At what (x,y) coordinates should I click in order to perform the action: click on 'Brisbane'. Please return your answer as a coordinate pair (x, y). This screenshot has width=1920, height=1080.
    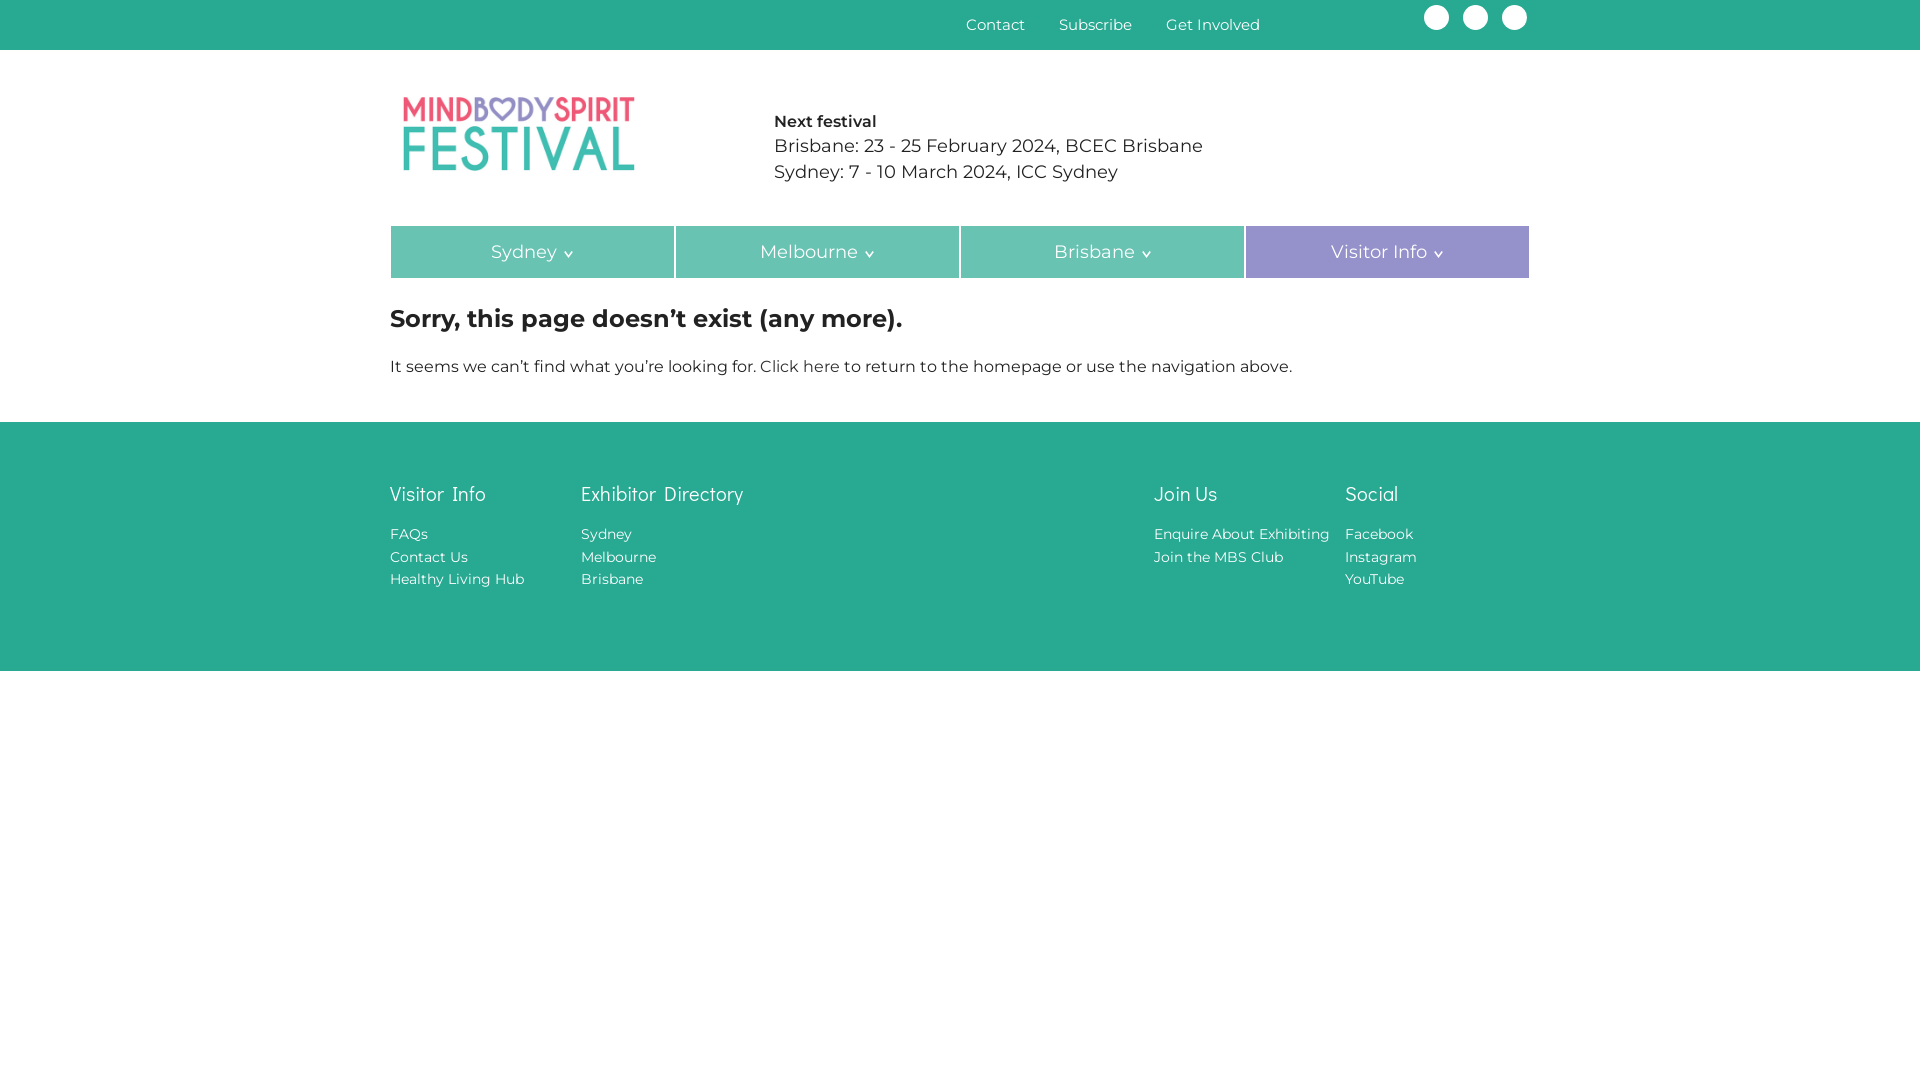
    Looking at the image, I should click on (610, 578).